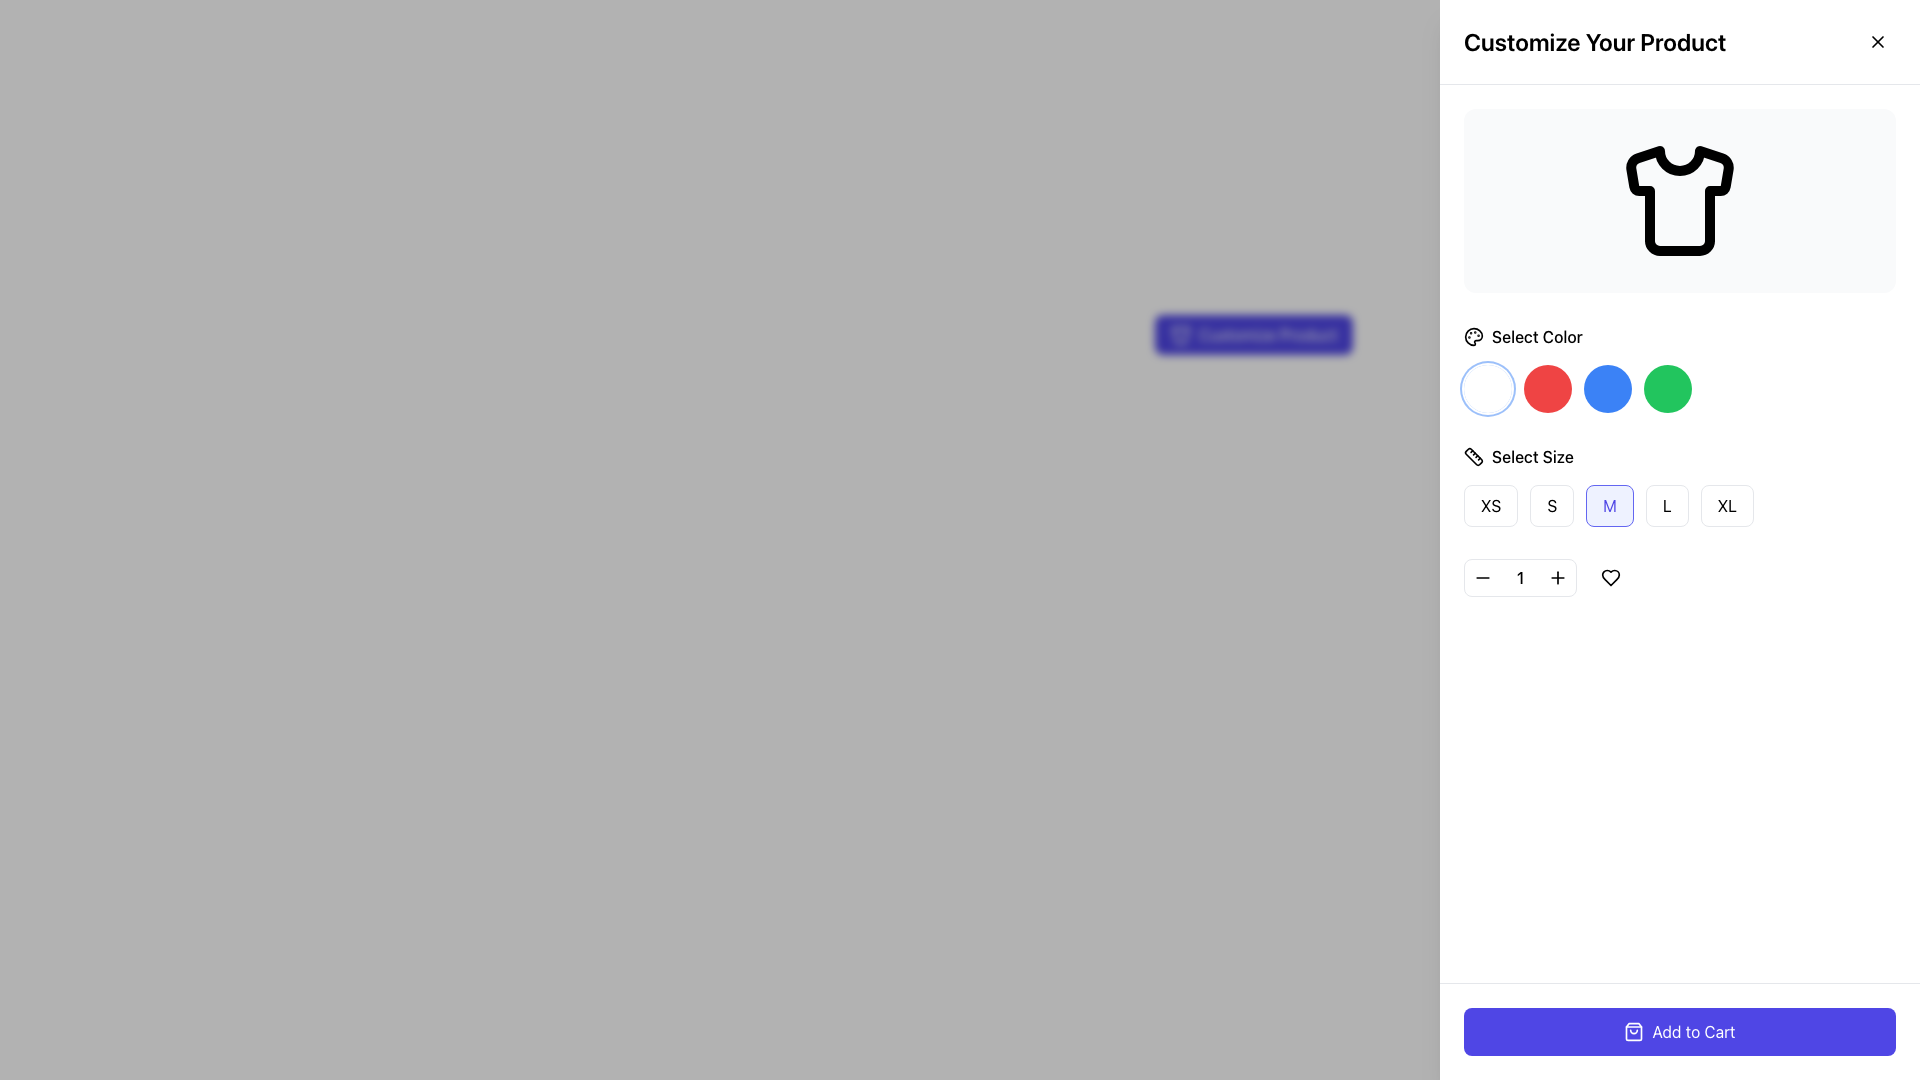  I want to click on the text label that describes the size selection section, located on the right pane, below the color selection section, and above the size options 'XS', 'S', 'M', 'L', and 'XL', so click(1531, 456).